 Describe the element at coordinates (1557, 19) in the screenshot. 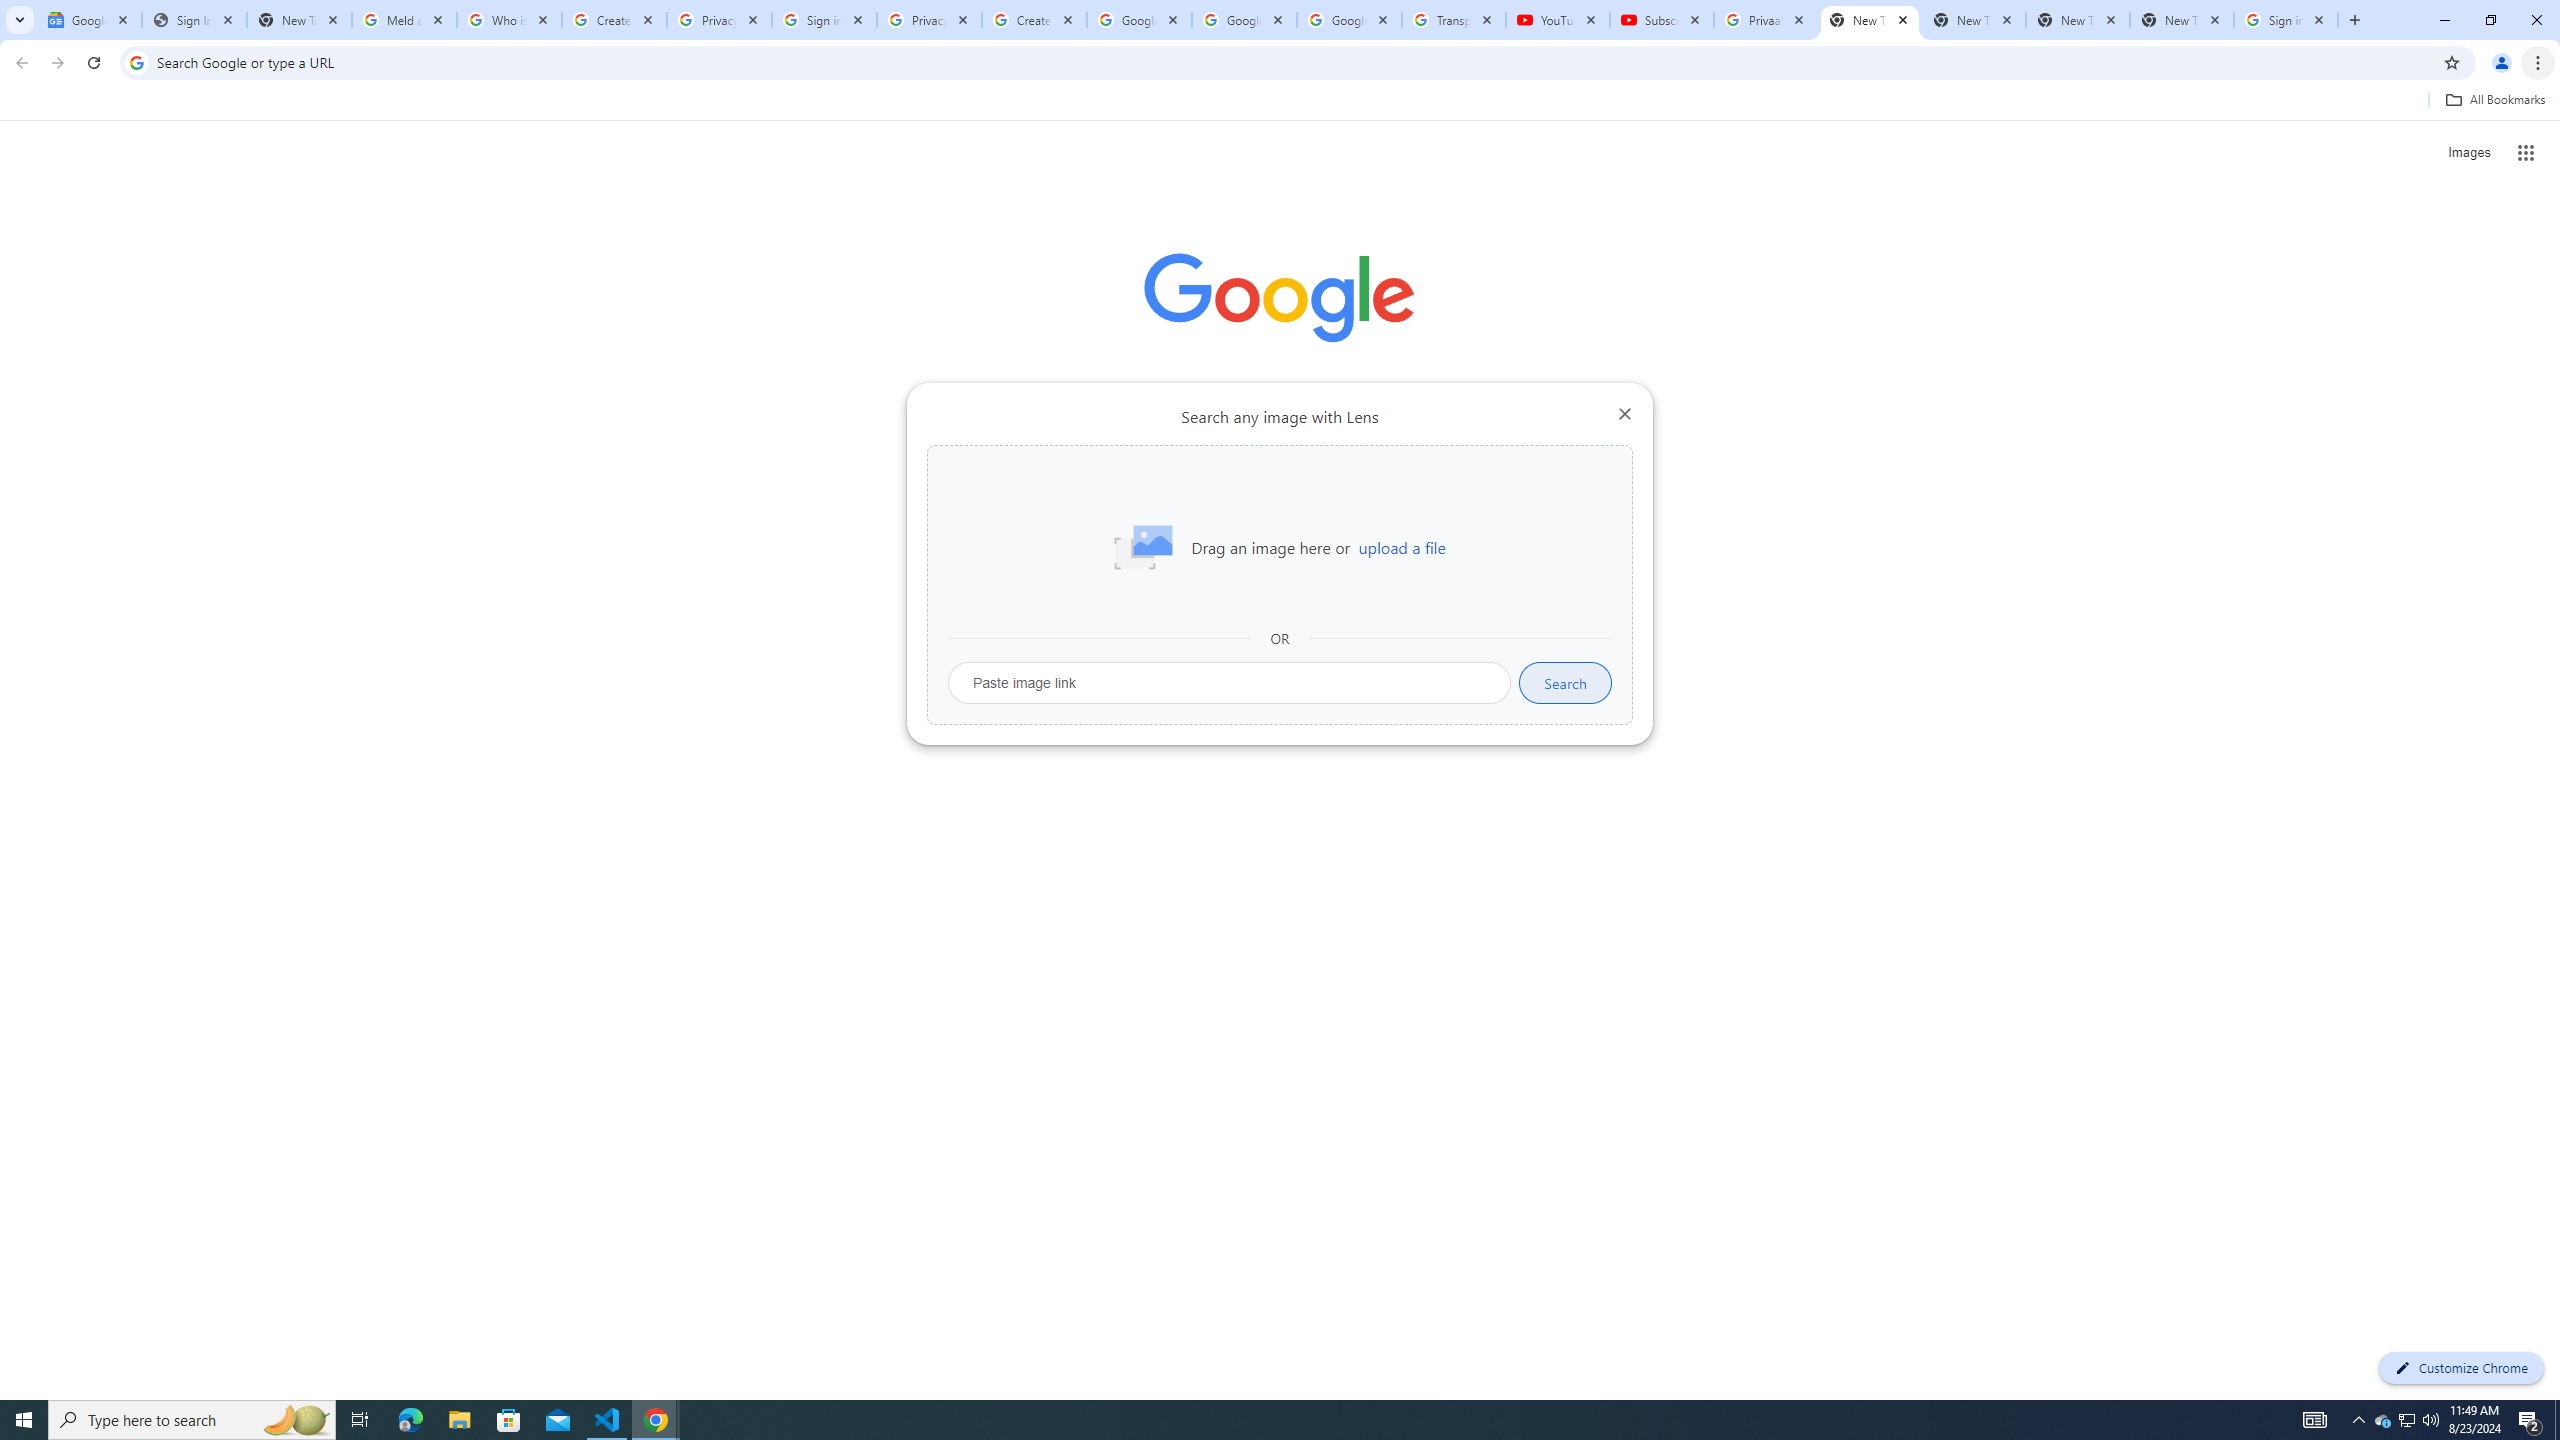

I see `'YouTube'` at that location.